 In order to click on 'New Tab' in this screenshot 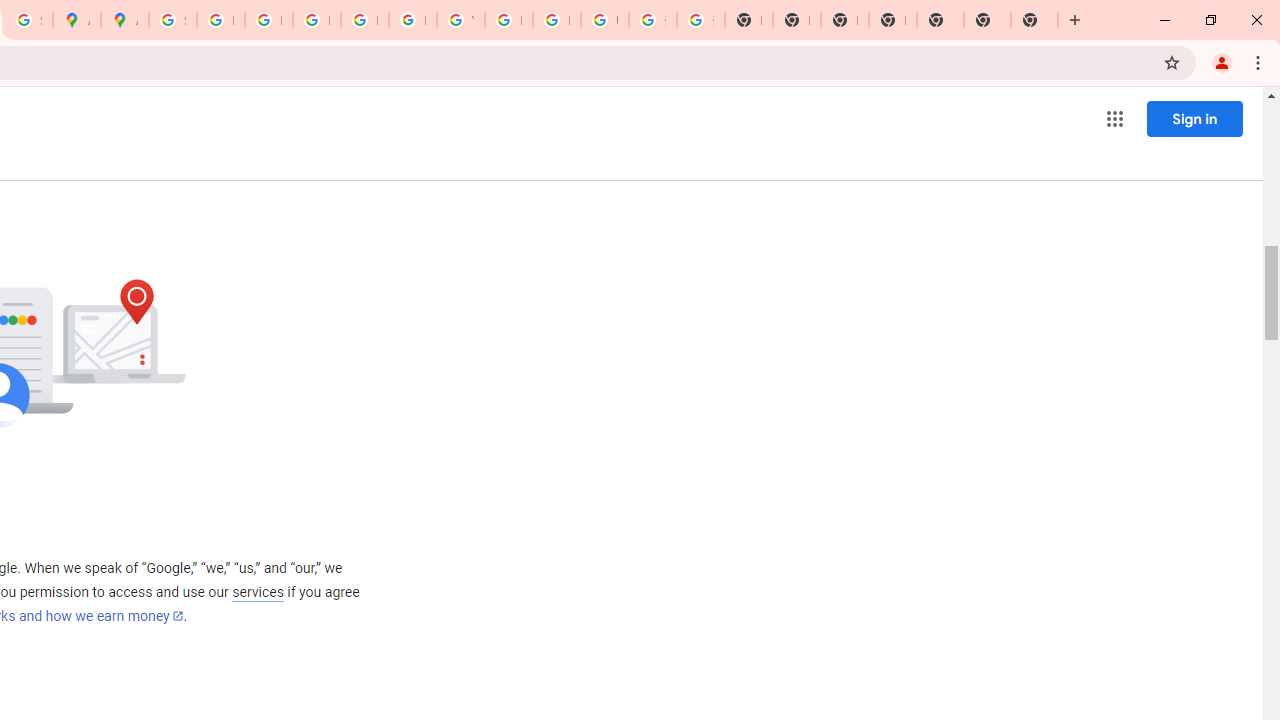, I will do `click(987, 20)`.